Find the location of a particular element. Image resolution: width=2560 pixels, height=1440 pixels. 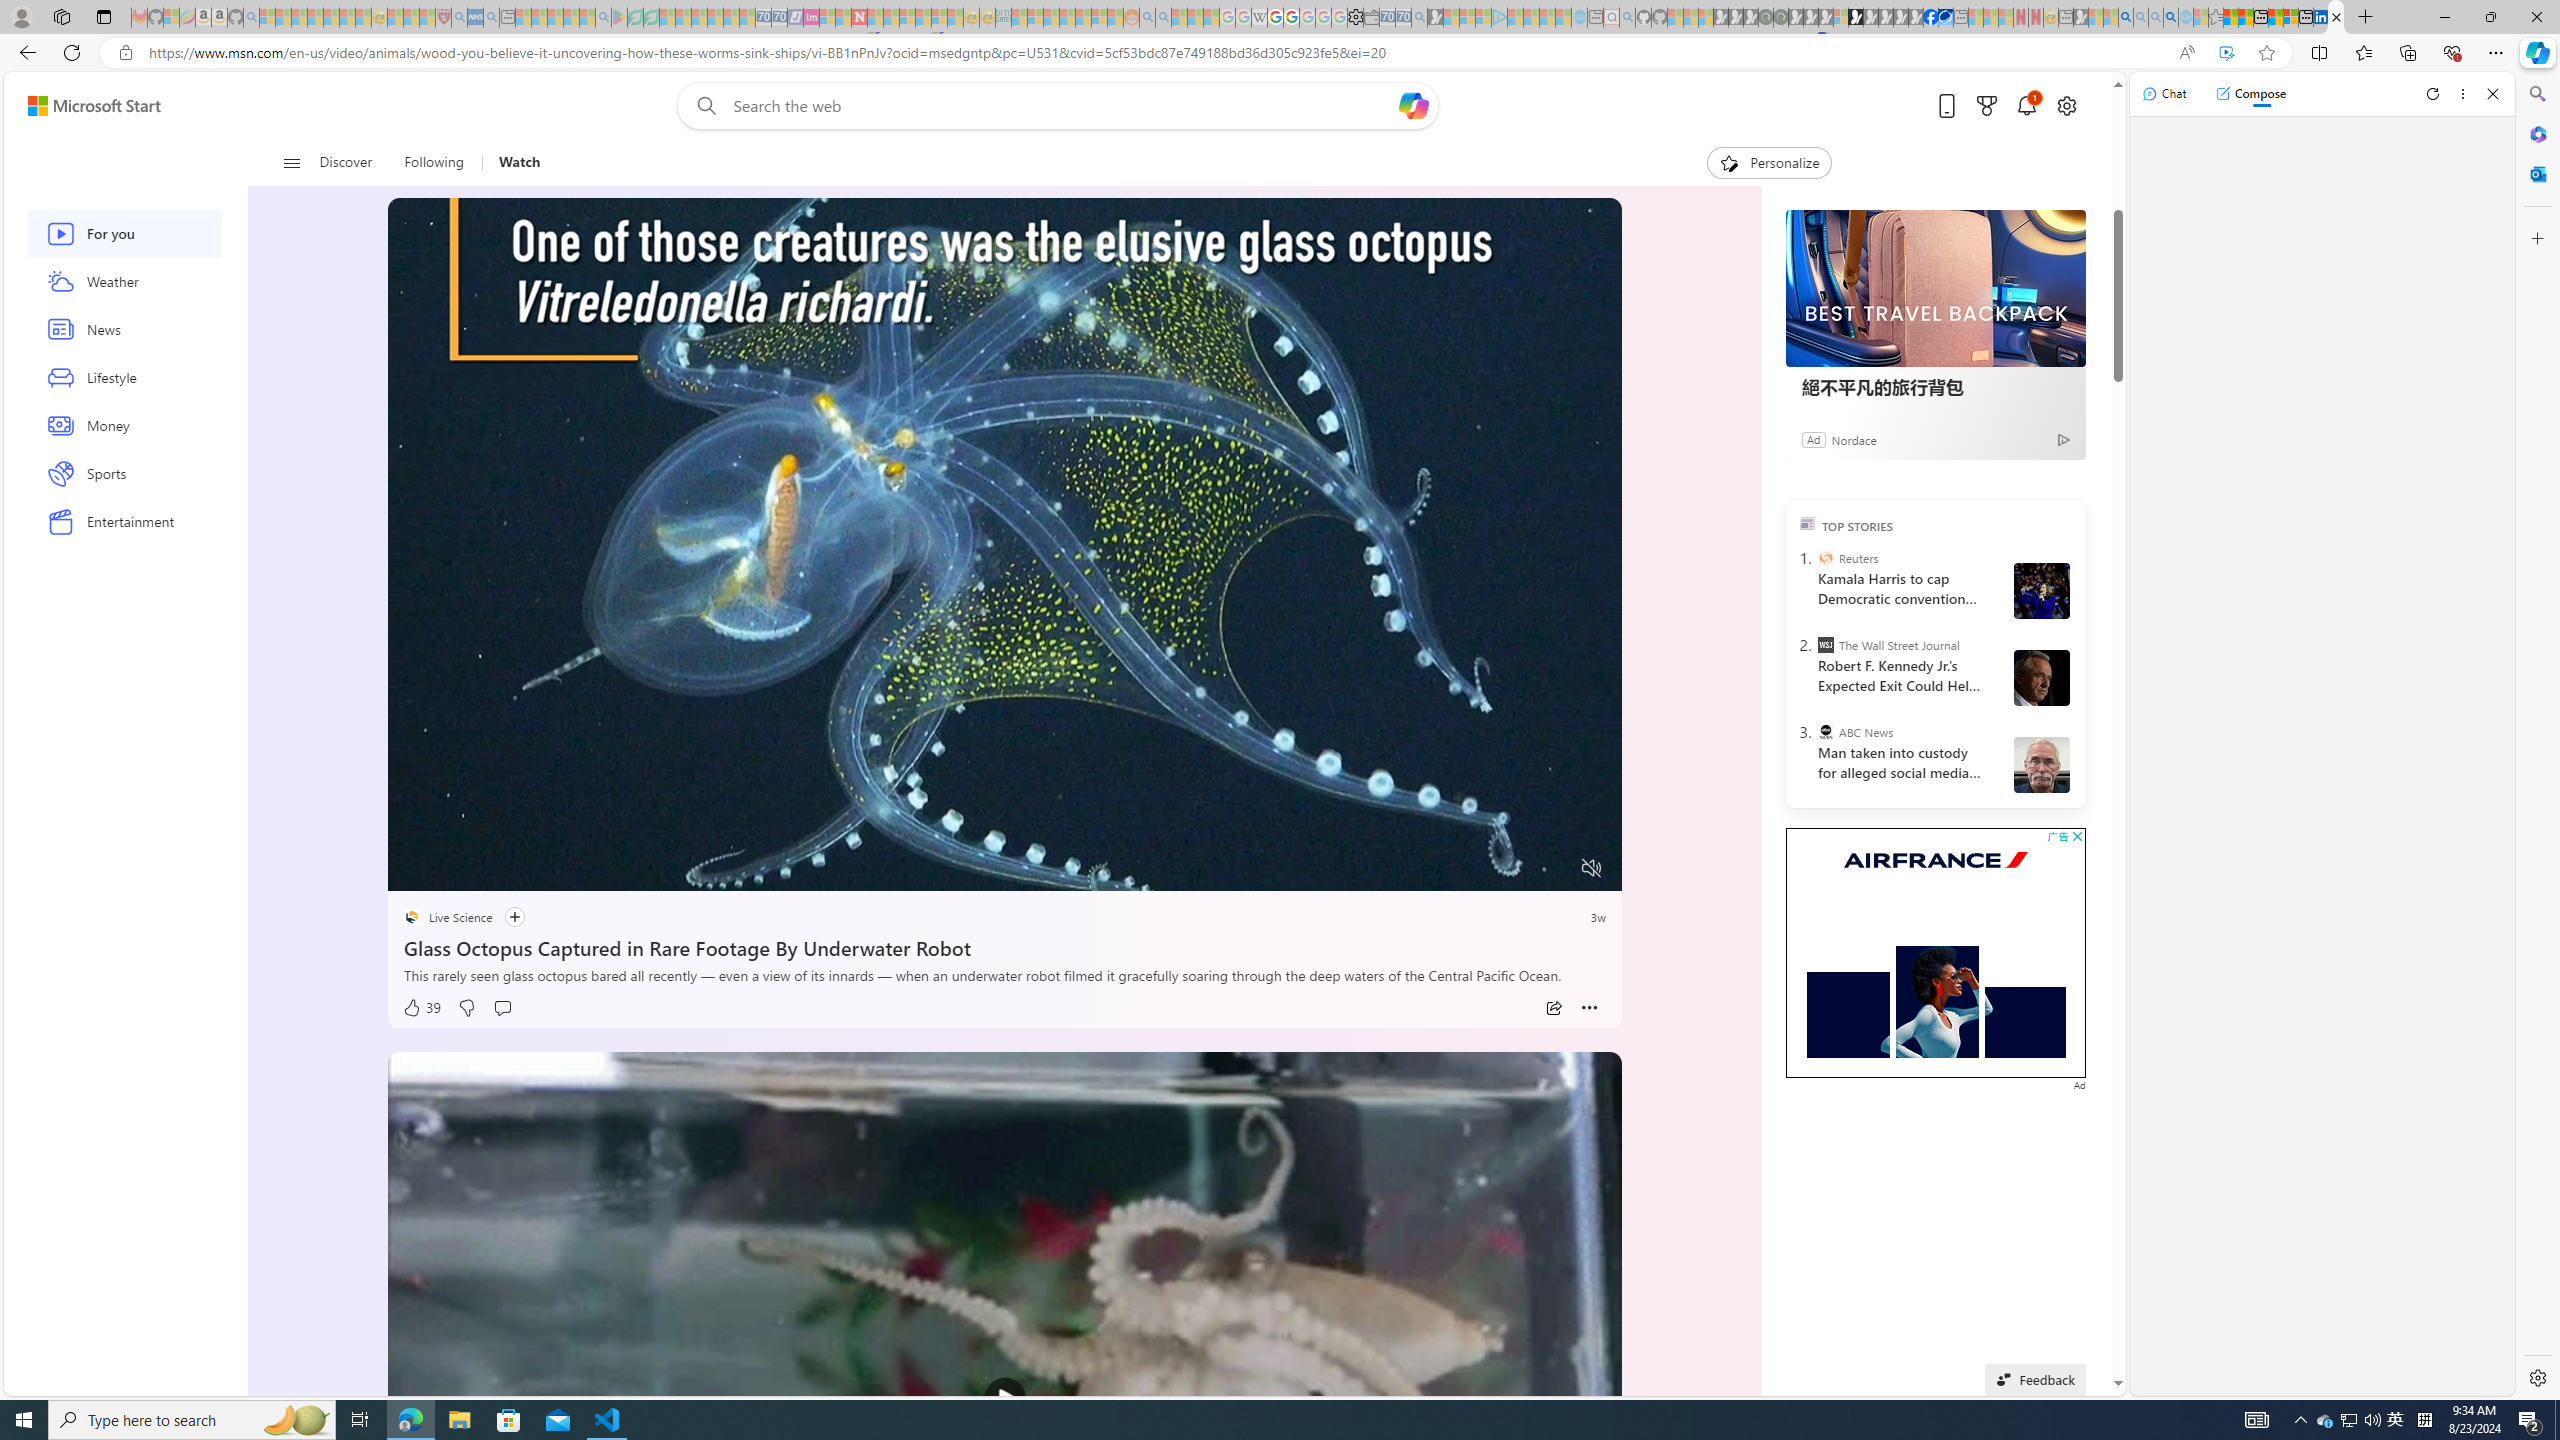

'New Report Confirms 2023 Was Record Hot | Watch - Sleeping' is located at coordinates (330, 16).